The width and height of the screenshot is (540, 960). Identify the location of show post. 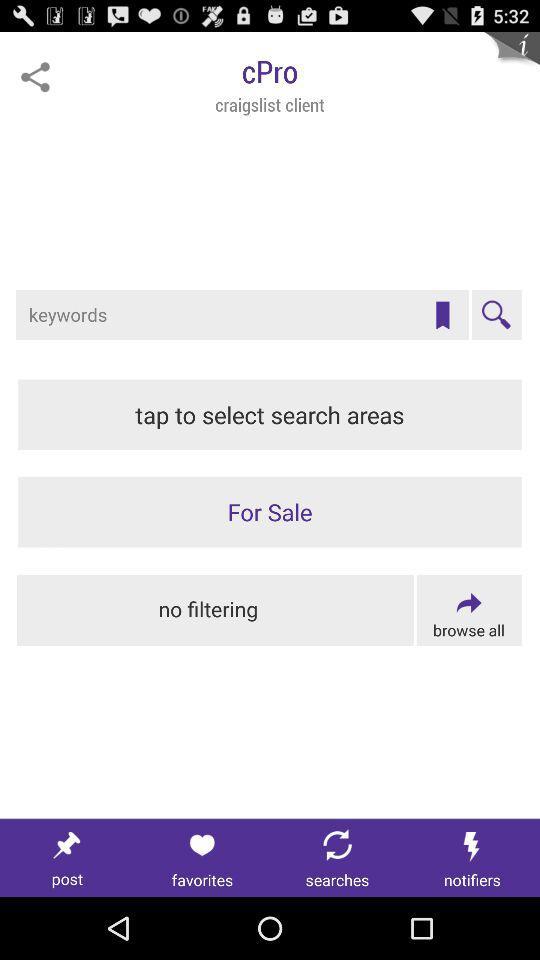
(67, 857).